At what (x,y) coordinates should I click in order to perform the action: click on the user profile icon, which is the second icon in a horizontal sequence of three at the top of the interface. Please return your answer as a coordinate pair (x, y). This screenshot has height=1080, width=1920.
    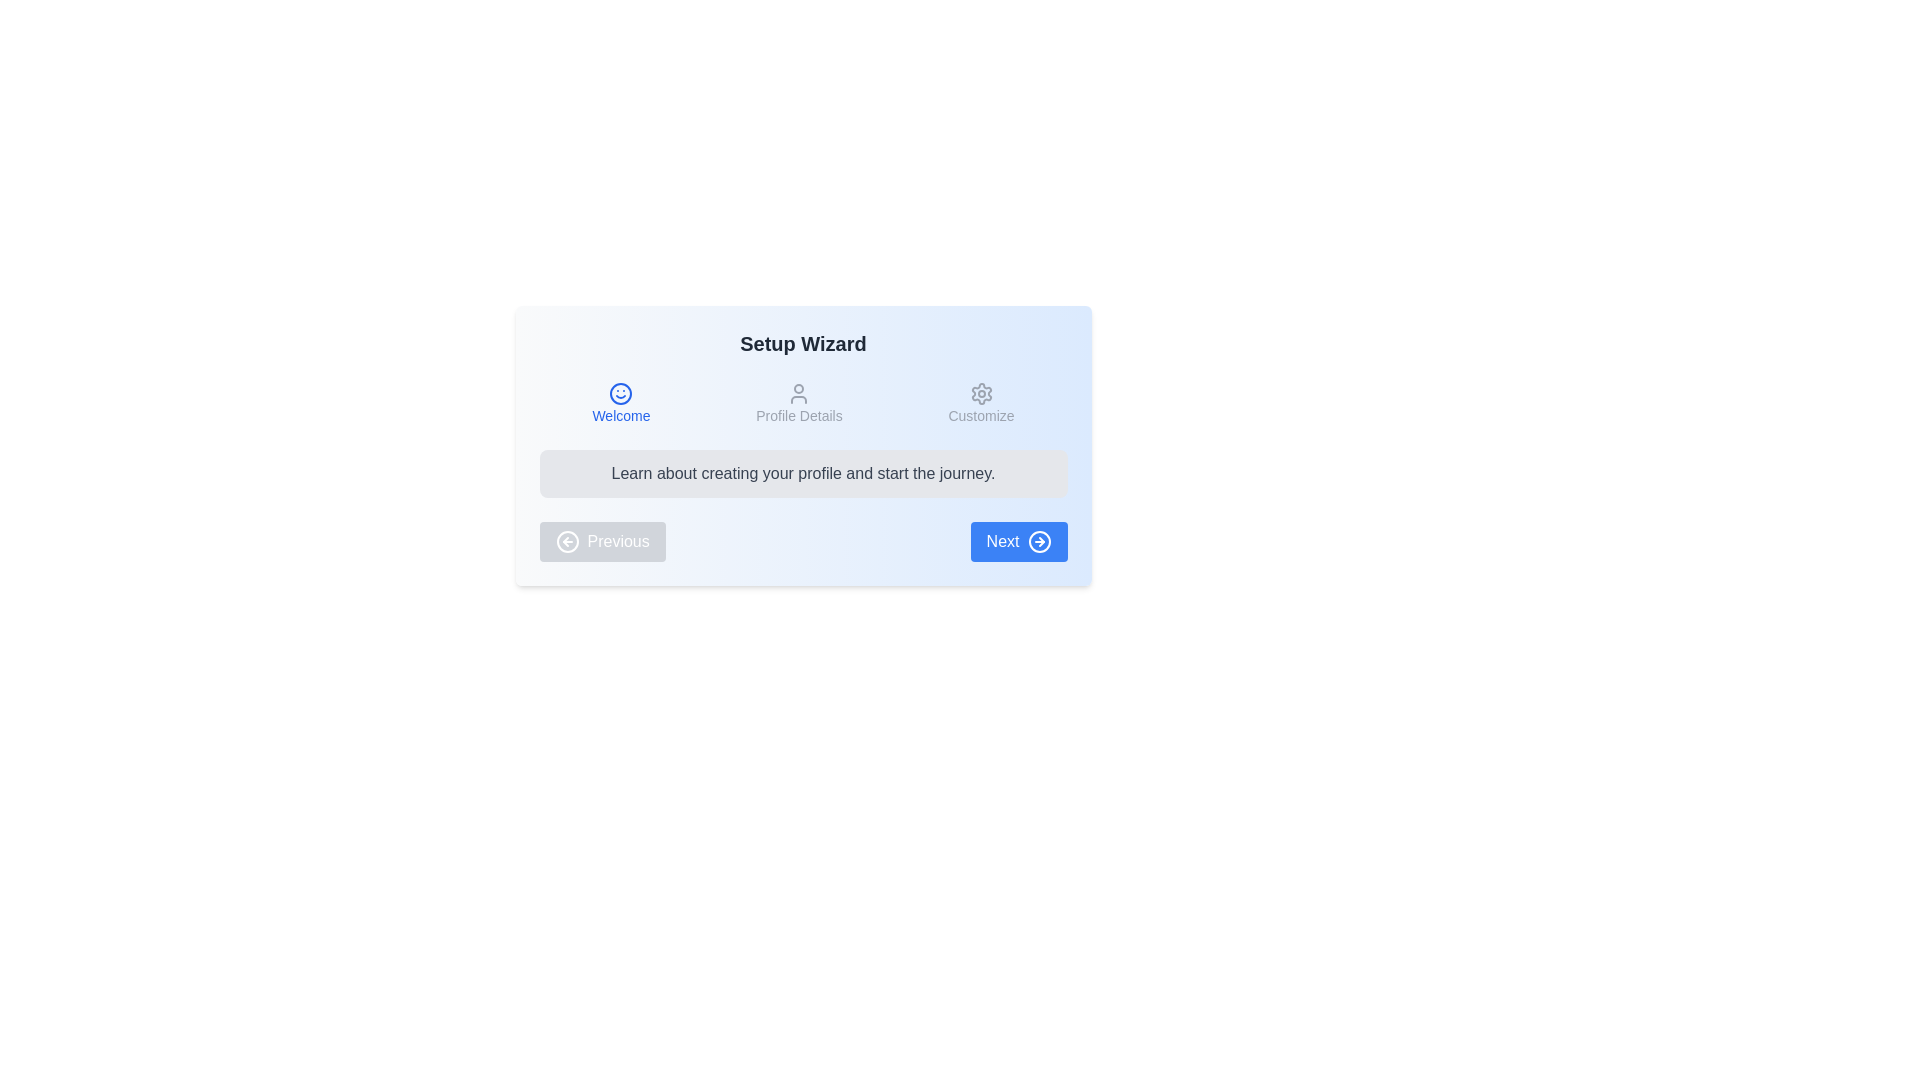
    Looking at the image, I should click on (798, 393).